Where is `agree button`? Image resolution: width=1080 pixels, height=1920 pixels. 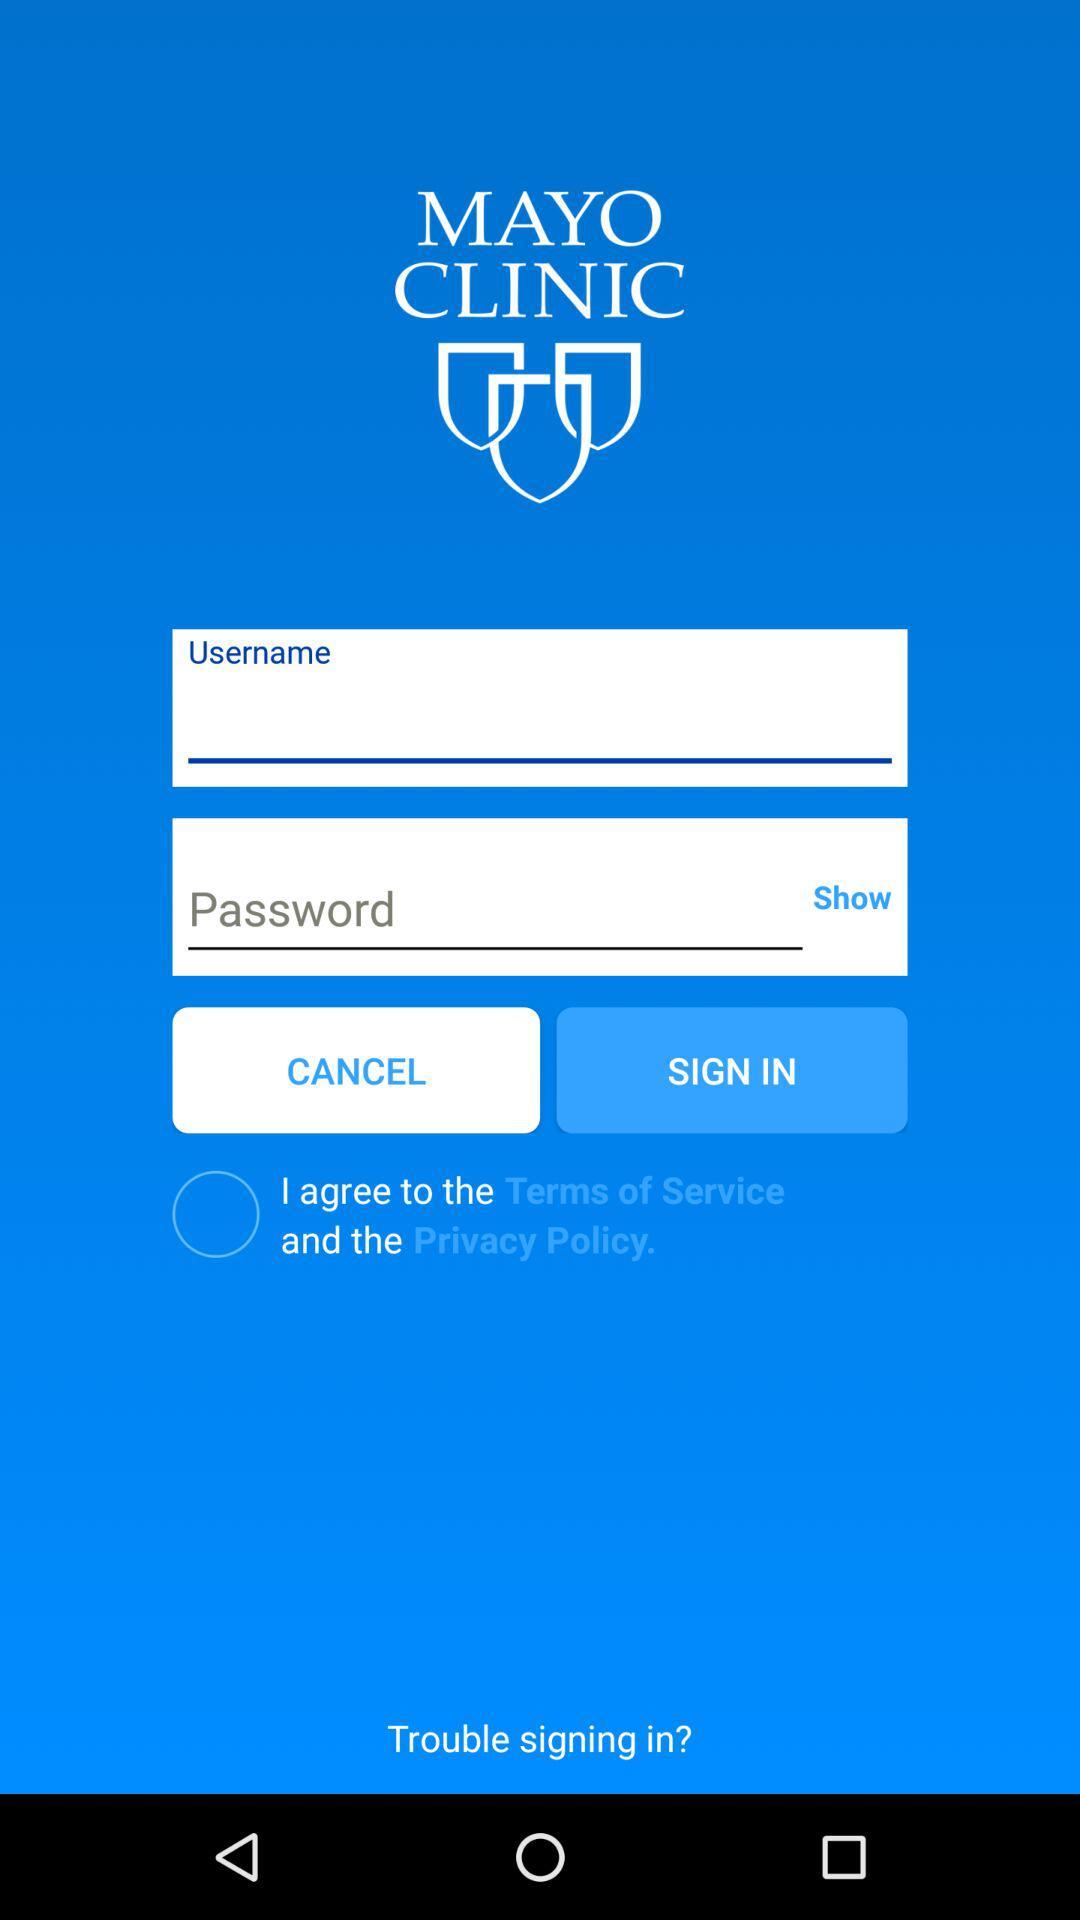 agree button is located at coordinates (216, 1213).